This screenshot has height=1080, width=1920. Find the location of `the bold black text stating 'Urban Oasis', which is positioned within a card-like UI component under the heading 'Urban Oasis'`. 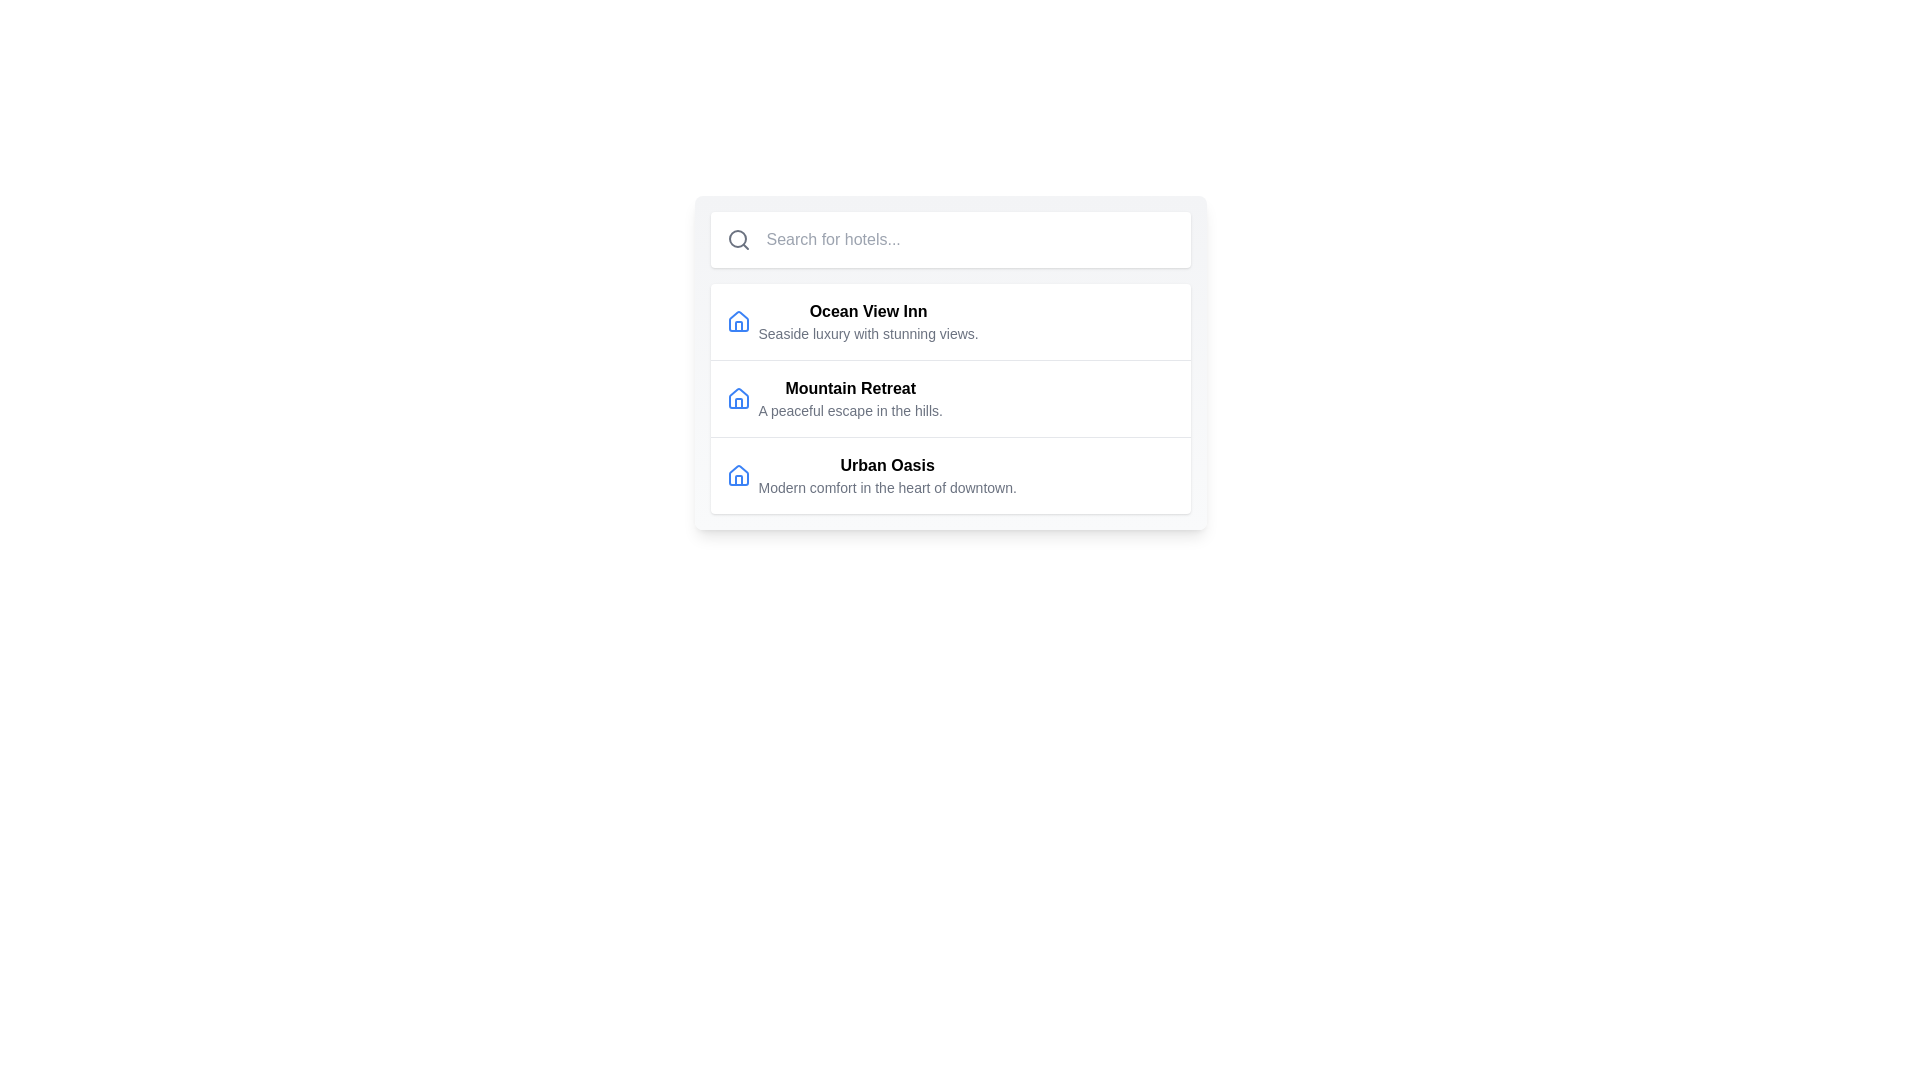

the bold black text stating 'Urban Oasis', which is positioned within a card-like UI component under the heading 'Urban Oasis' is located at coordinates (886, 466).